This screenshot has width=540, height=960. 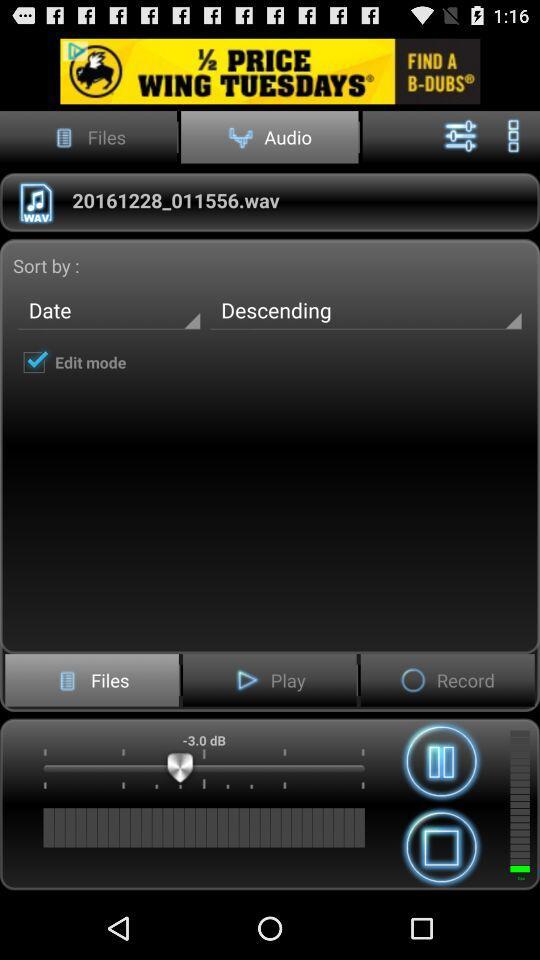 What do you see at coordinates (441, 814) in the screenshot?
I see `the pause icon` at bounding box center [441, 814].